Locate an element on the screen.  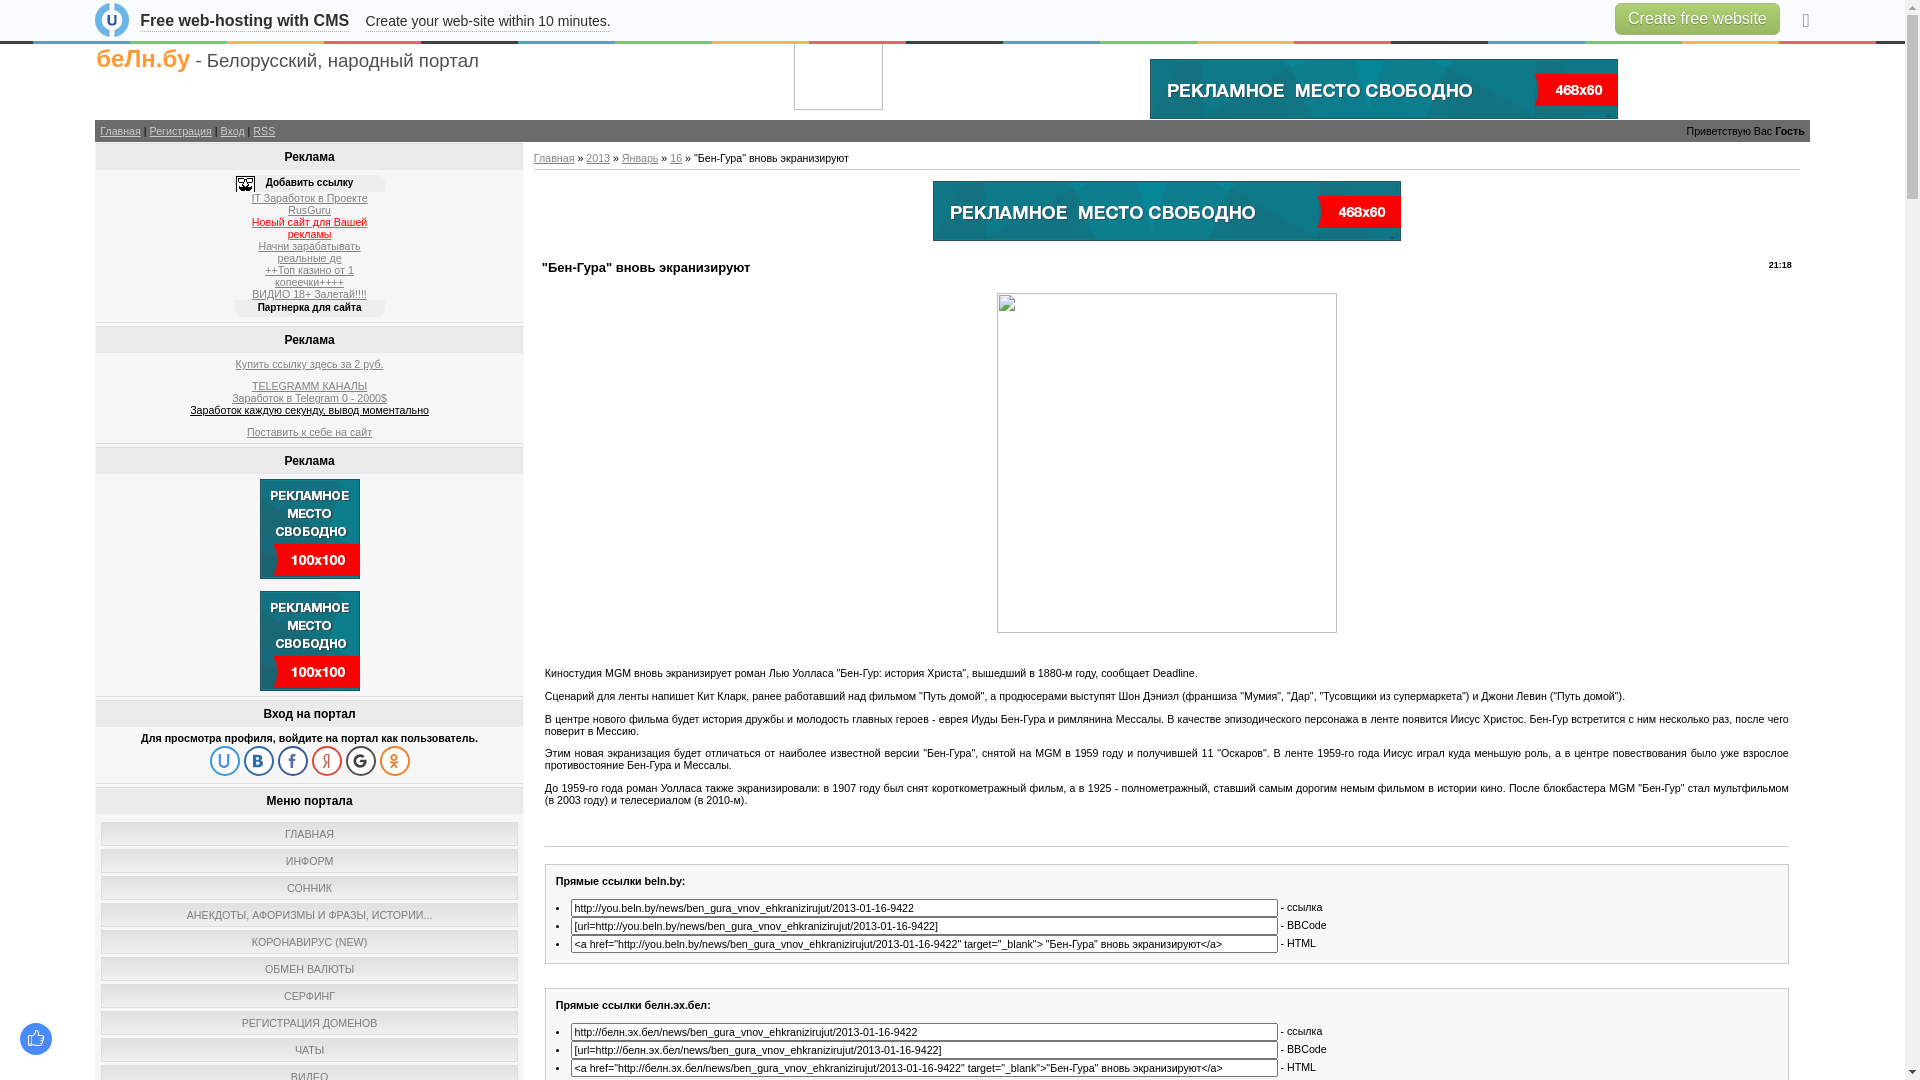
'RSS' is located at coordinates (252, 131).